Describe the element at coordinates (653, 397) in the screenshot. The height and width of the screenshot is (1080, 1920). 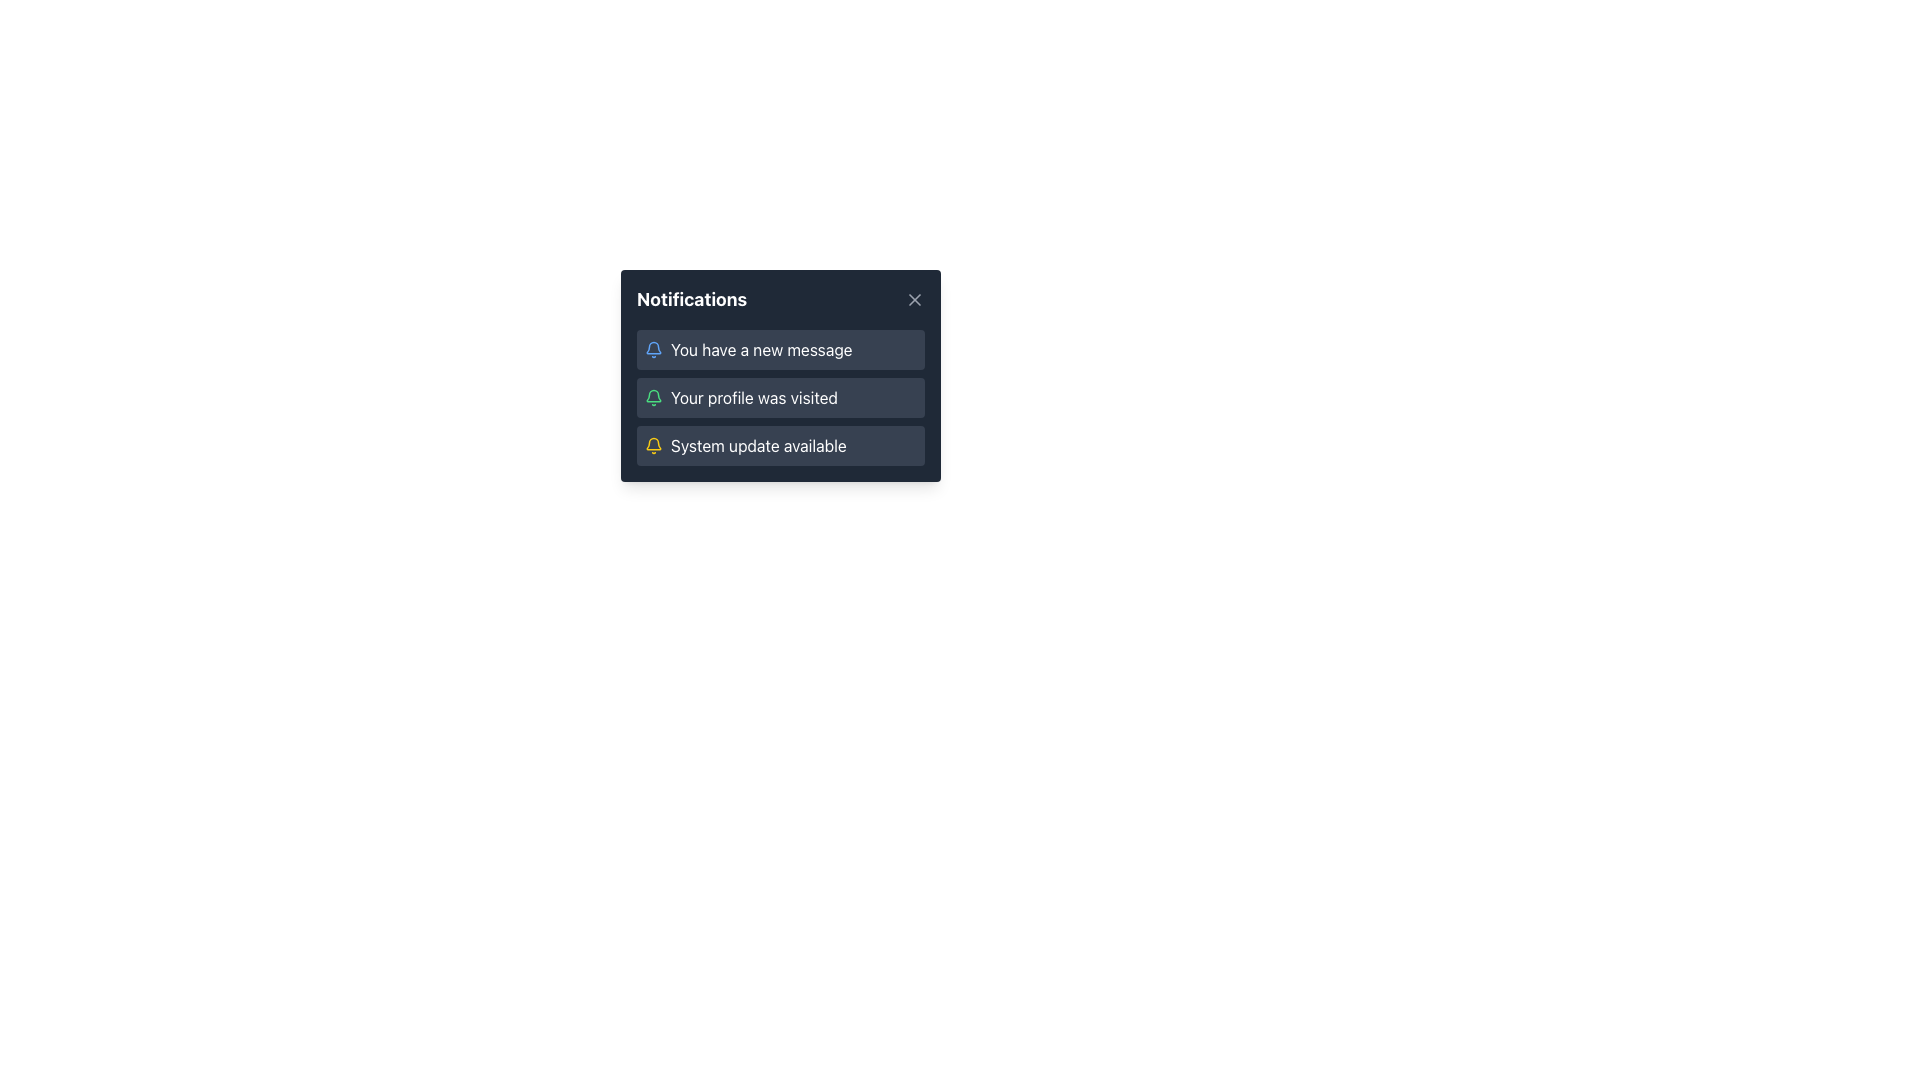
I see `the notification icon that indicates a notification related to 'Your profile was visited', located in the central part of the notification popup` at that location.